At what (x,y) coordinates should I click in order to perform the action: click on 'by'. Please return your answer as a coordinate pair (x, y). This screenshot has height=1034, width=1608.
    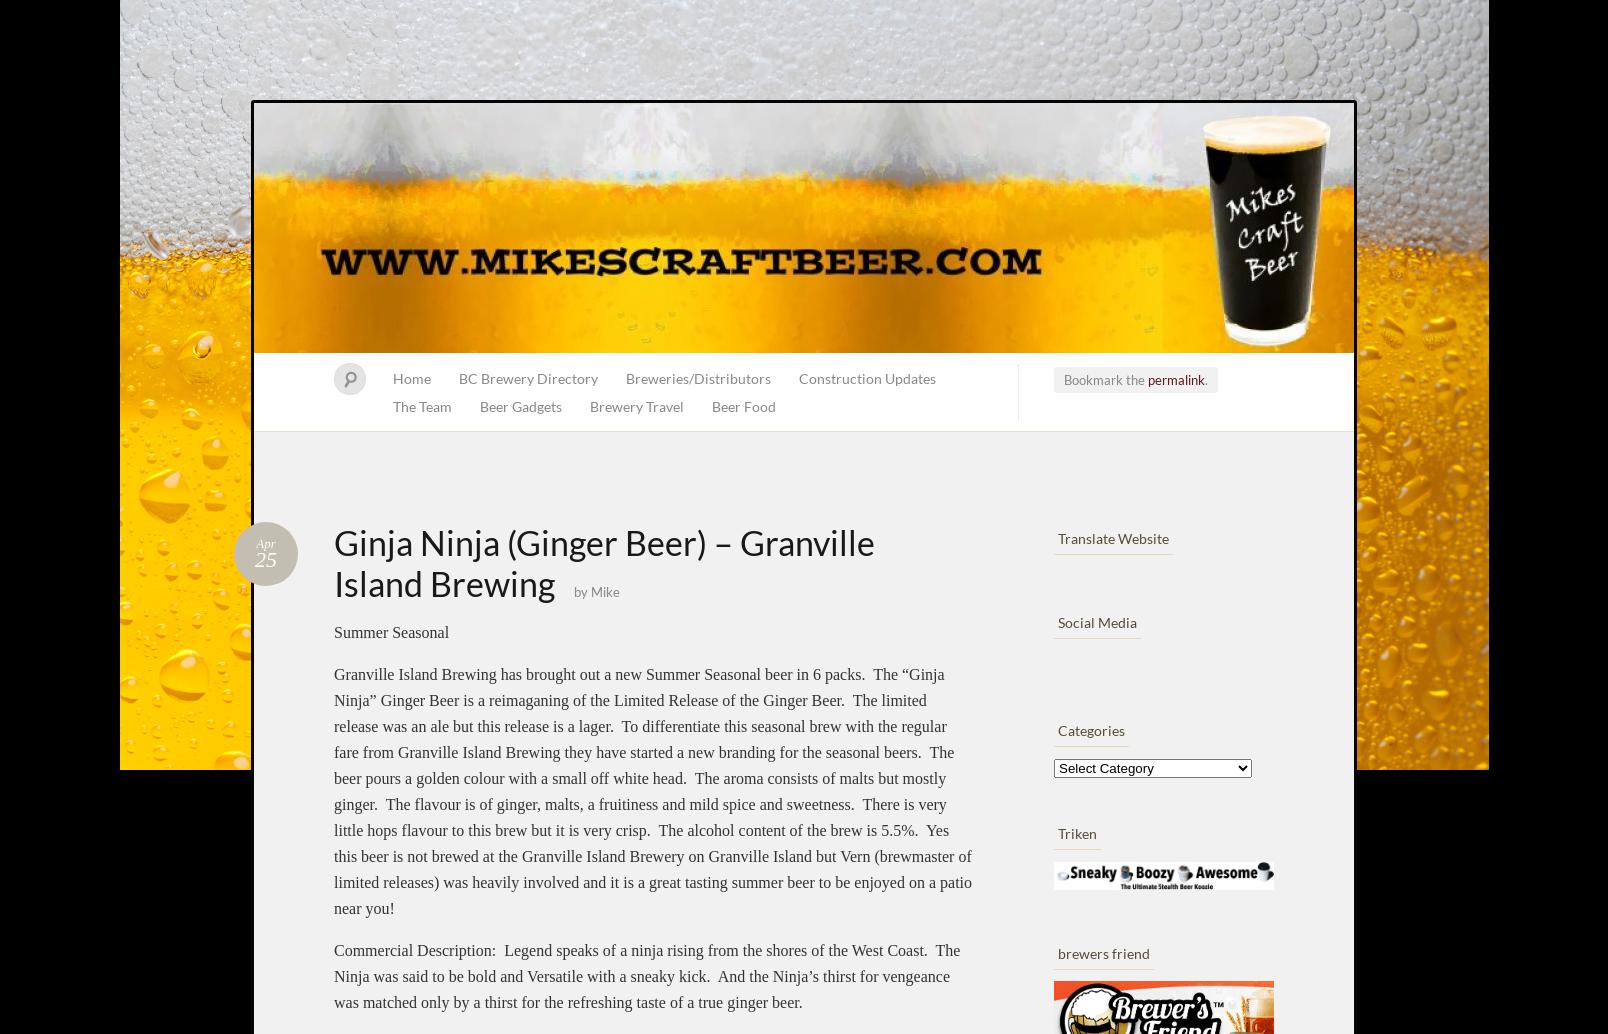
    Looking at the image, I should click on (573, 591).